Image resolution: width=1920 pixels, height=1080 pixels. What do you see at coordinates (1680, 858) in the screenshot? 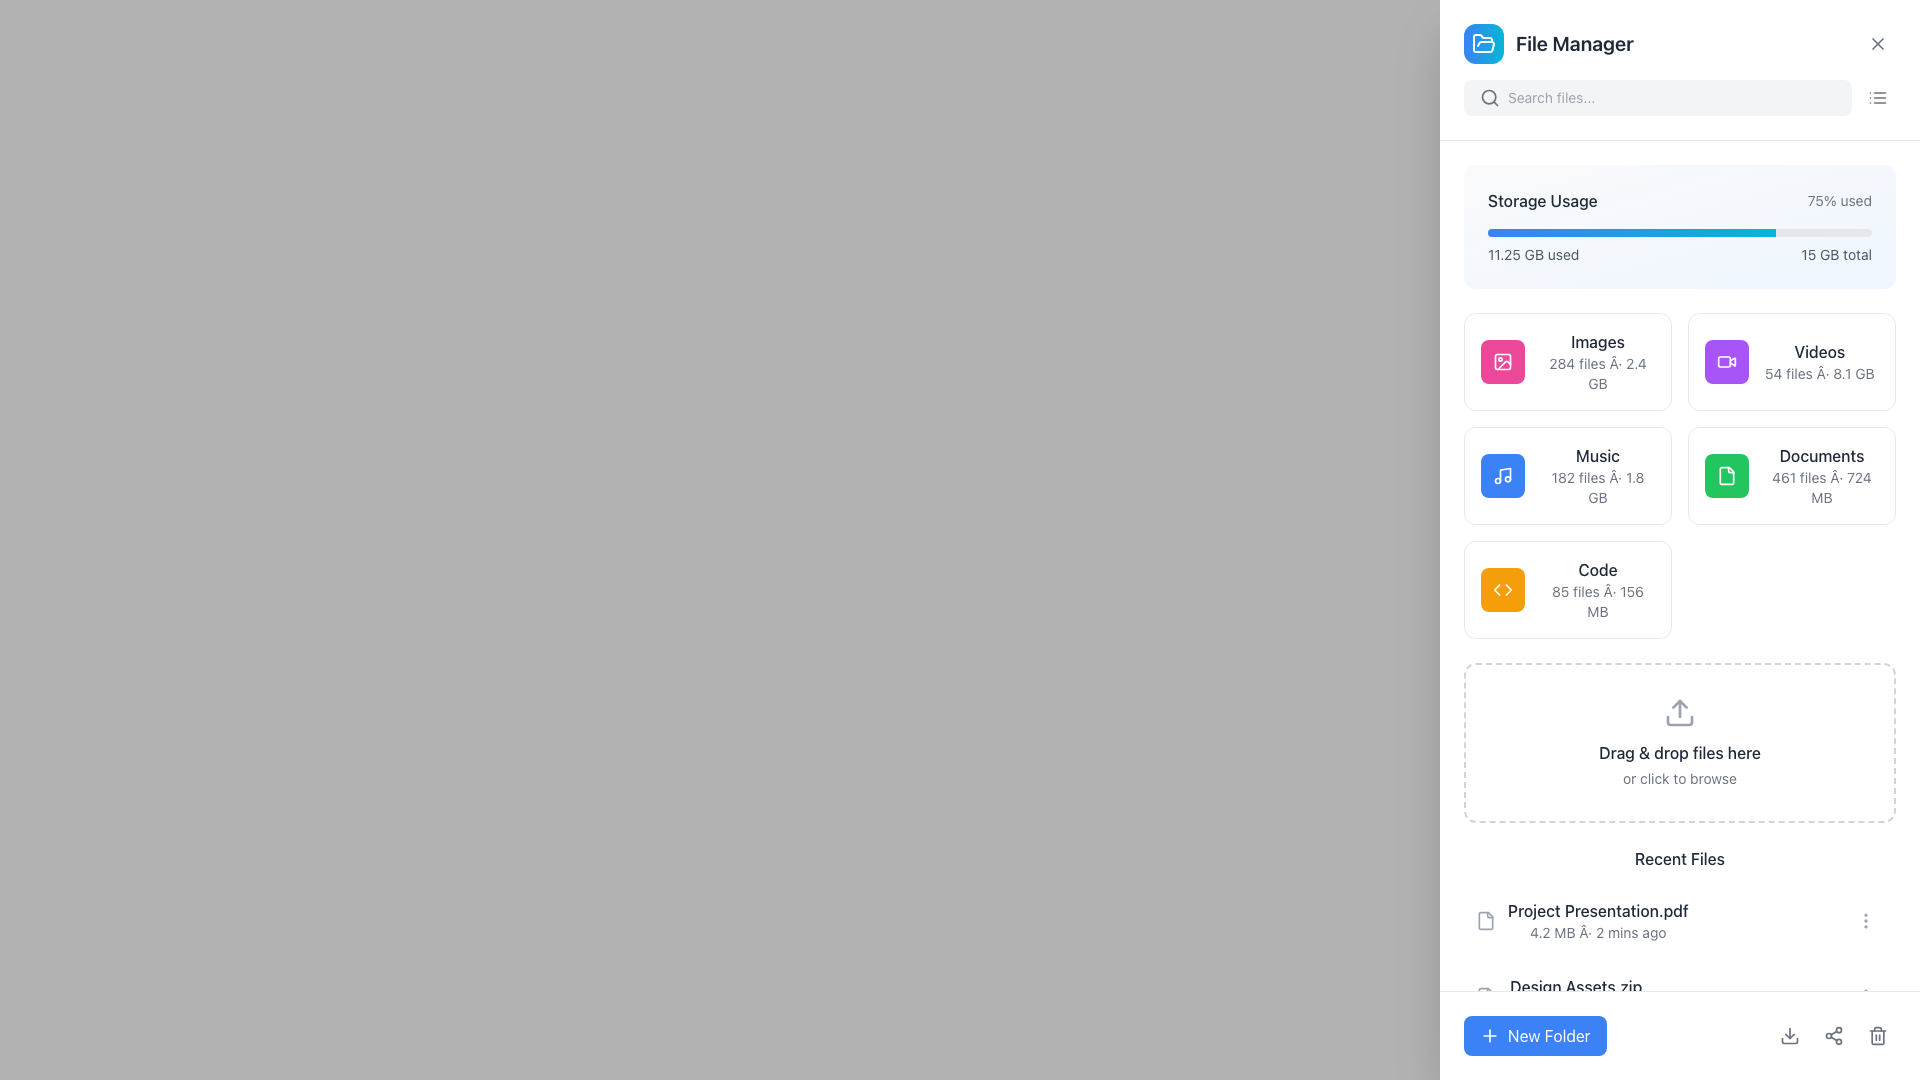
I see `the informational text label that indicates the section for recently accessed or added files in the file manager interface, located near the bottom and beneath the file drop box` at bounding box center [1680, 858].